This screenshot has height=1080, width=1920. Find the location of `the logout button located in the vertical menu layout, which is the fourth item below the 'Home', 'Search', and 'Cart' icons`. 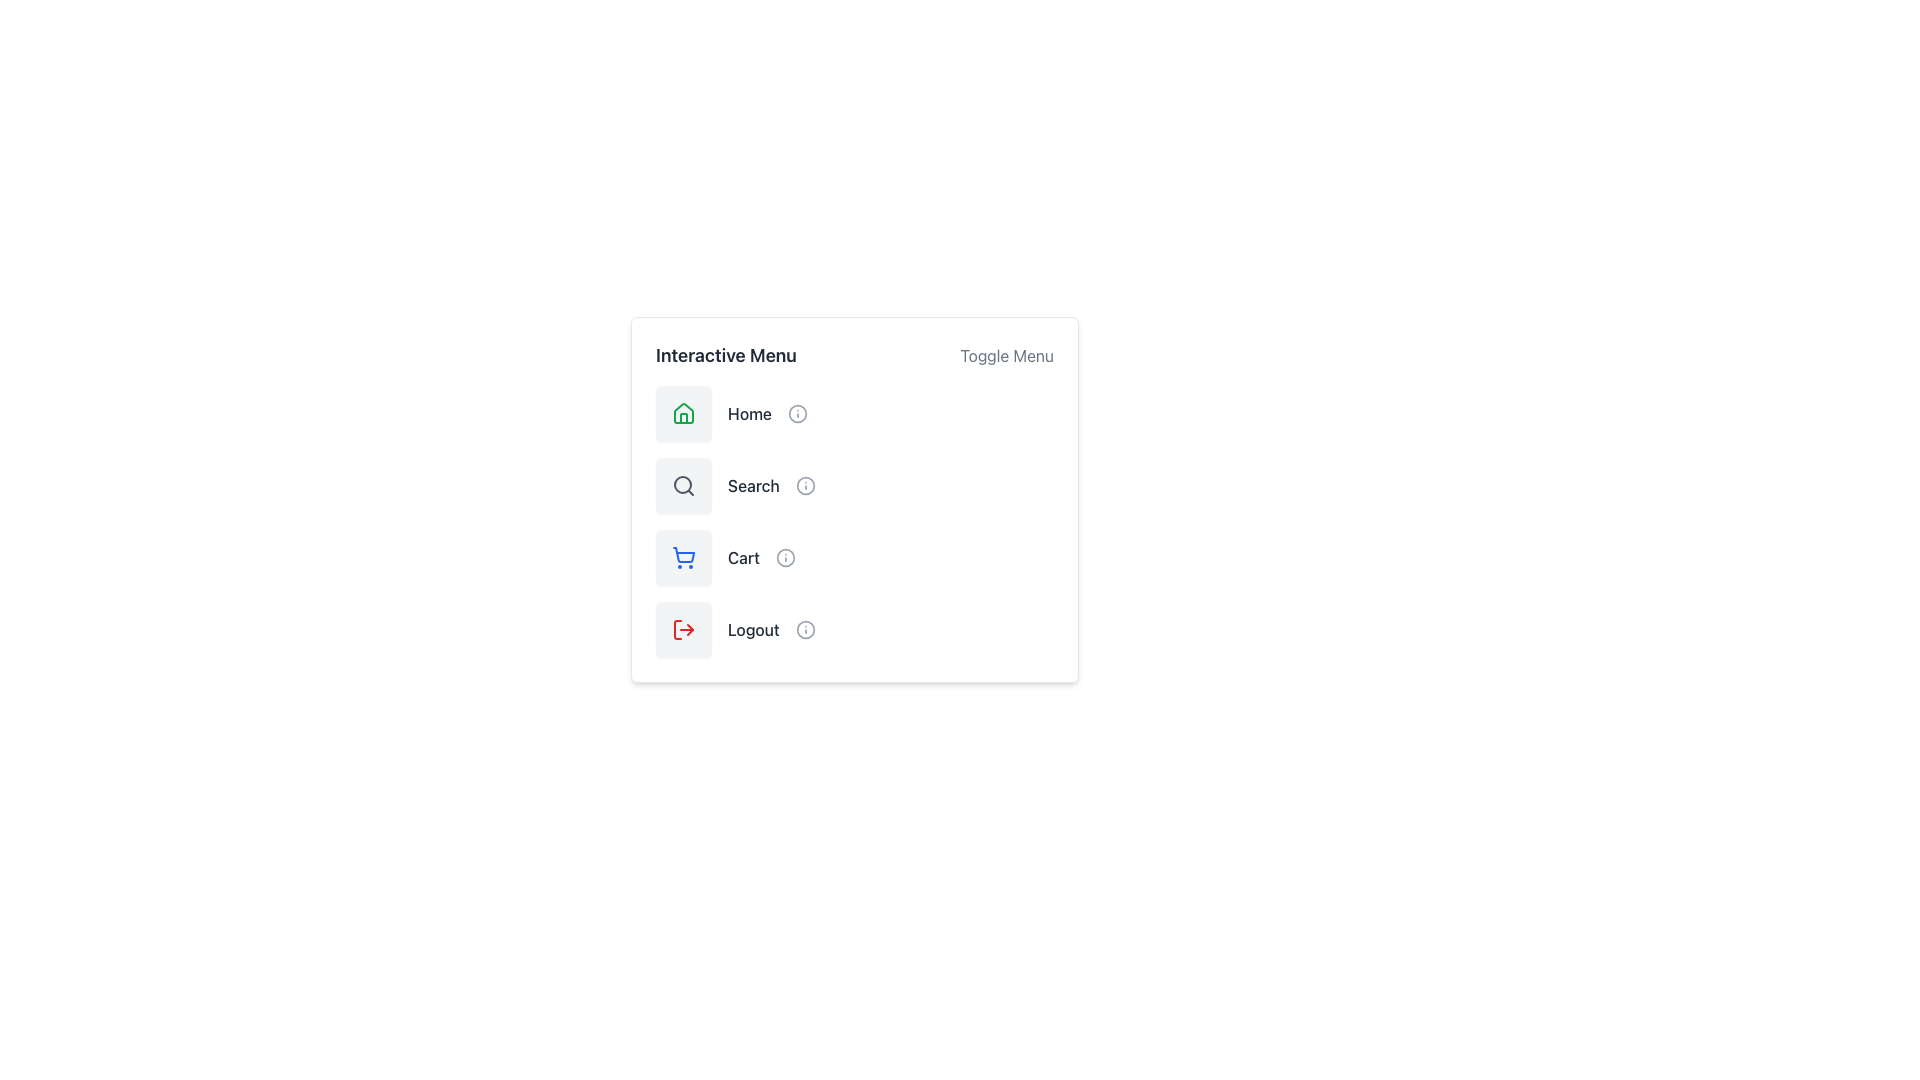

the logout button located in the vertical menu layout, which is the fourth item below the 'Home', 'Search', and 'Cart' icons is located at coordinates (684, 628).